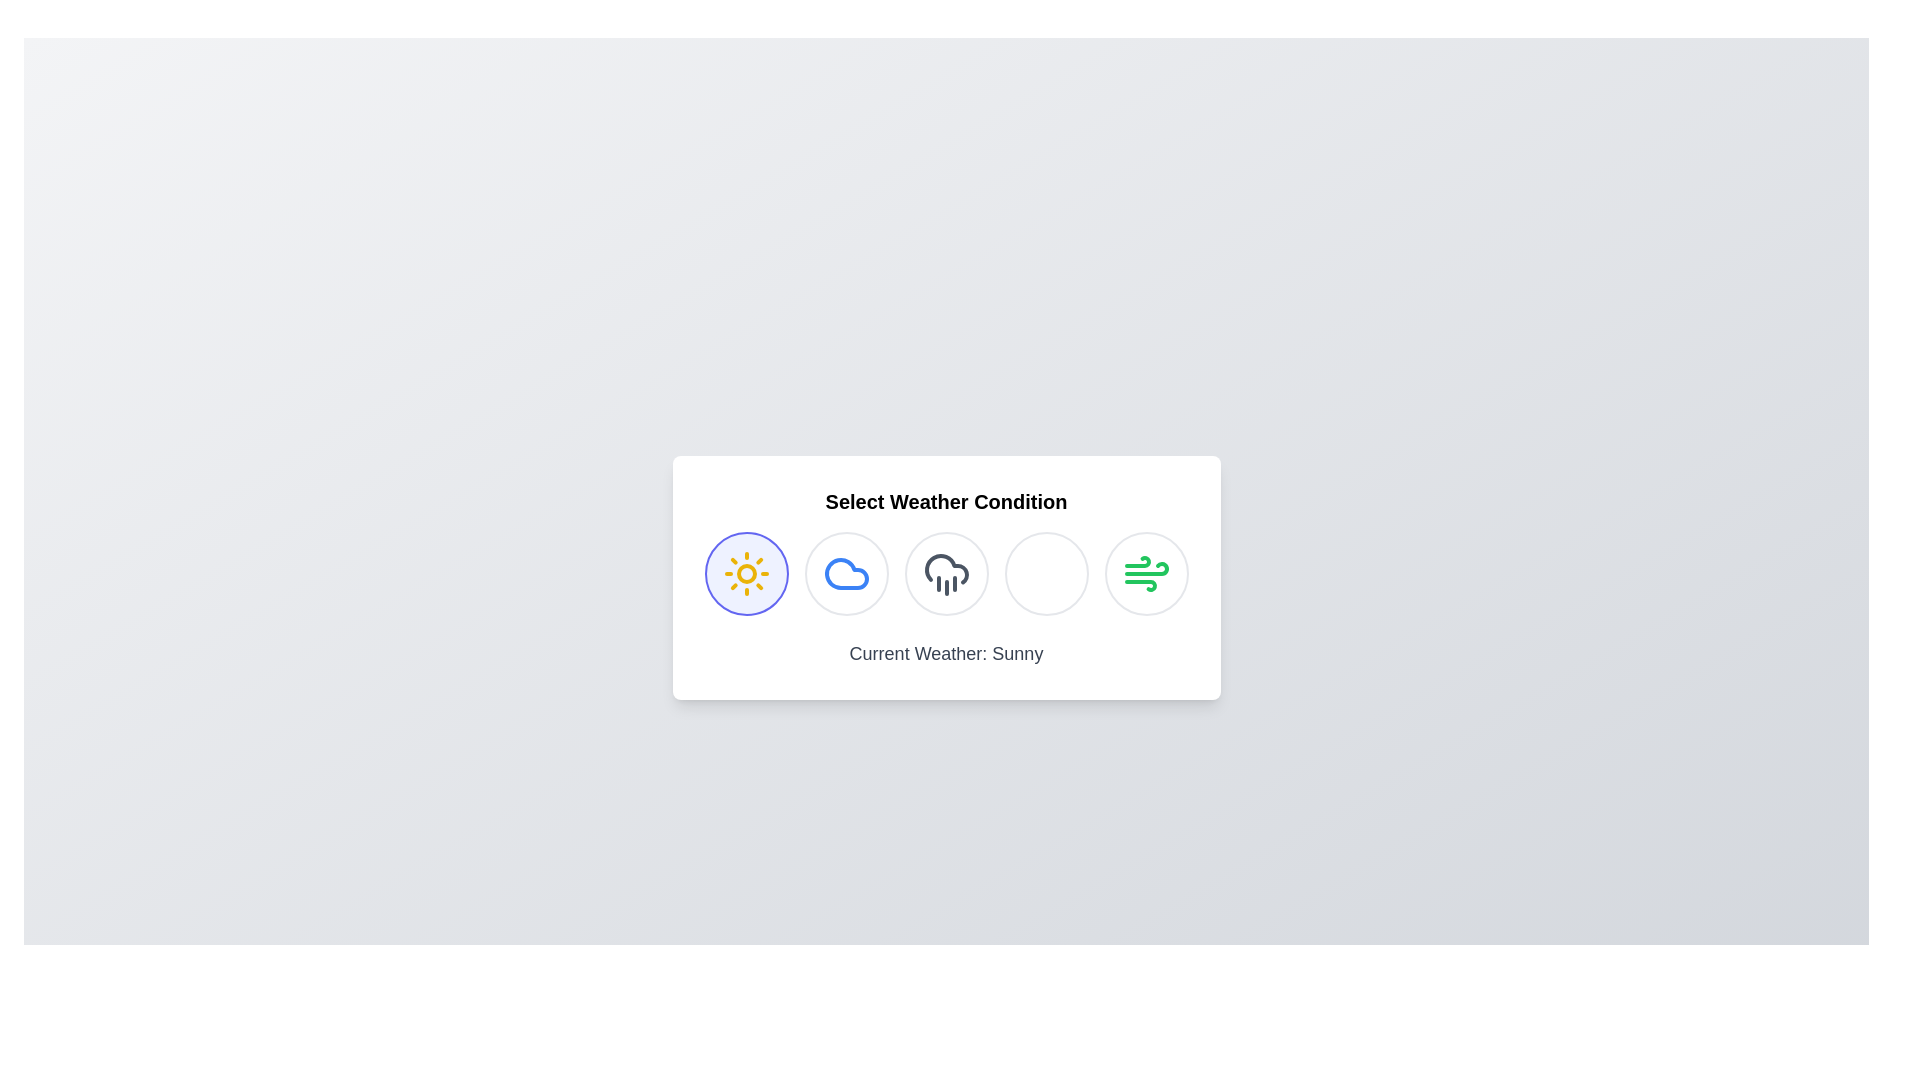 This screenshot has height=1080, width=1920. Describe the element at coordinates (745, 574) in the screenshot. I see `the sun icon, which is the leftmost in a horizontal list of weather icons` at that location.